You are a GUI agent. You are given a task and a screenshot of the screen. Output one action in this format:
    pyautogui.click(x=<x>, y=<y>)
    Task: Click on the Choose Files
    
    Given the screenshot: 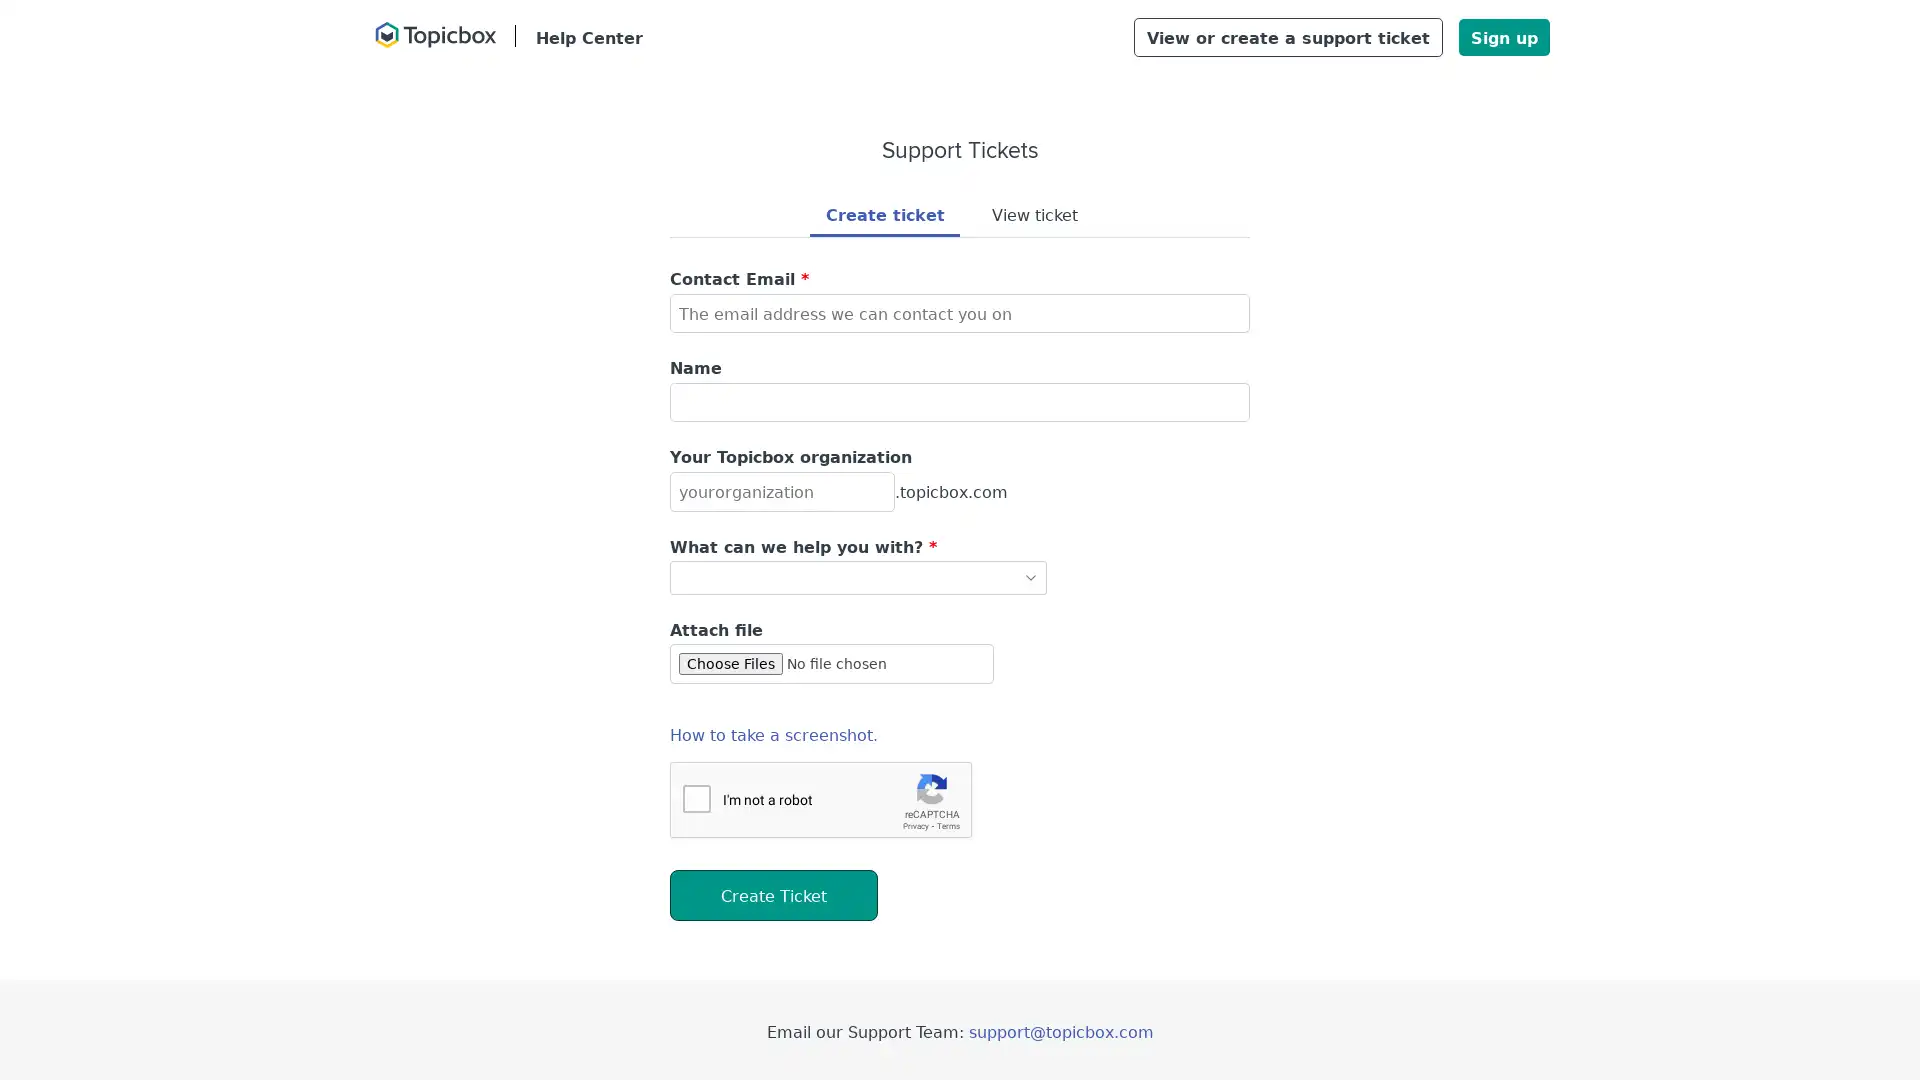 What is the action you would take?
    pyautogui.click(x=729, y=663)
    